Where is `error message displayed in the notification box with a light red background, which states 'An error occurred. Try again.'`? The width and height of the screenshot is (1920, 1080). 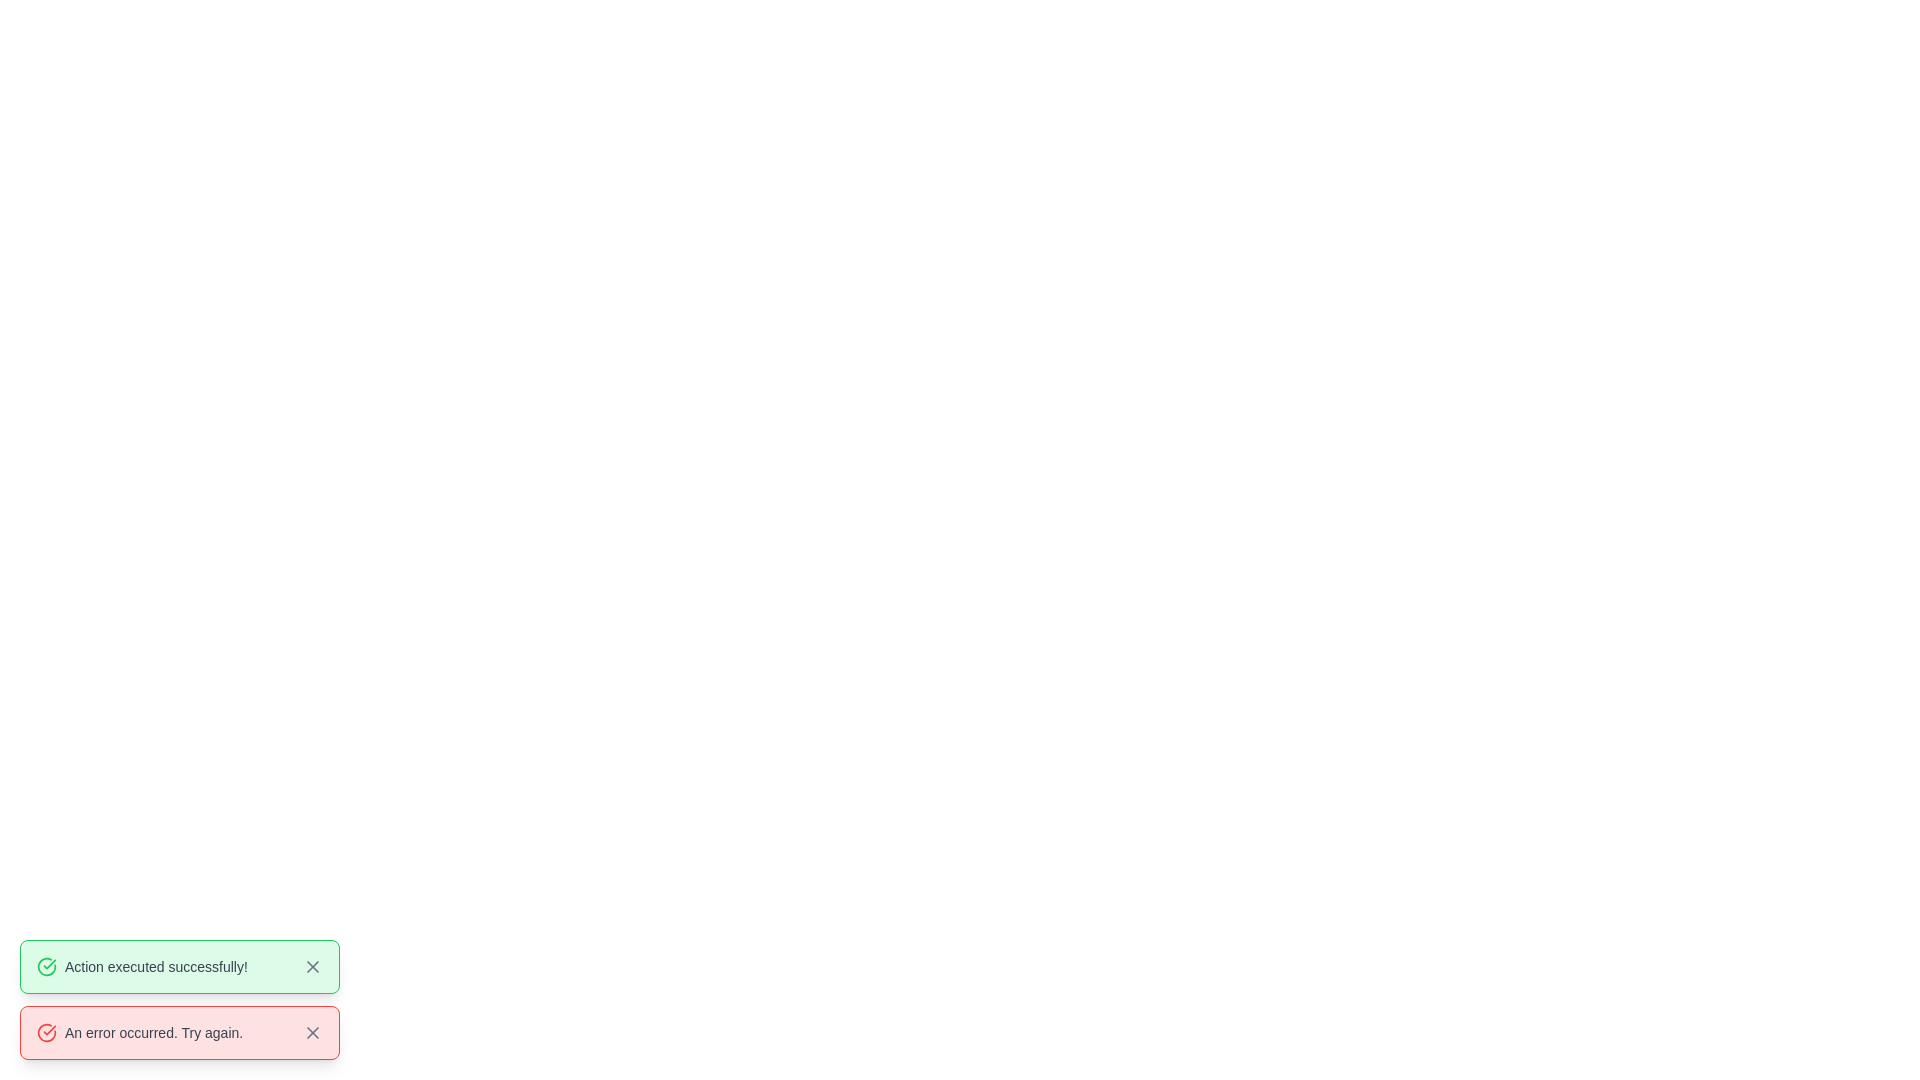
error message displayed in the notification box with a light red background, which states 'An error occurred. Try again.' is located at coordinates (180, 1033).